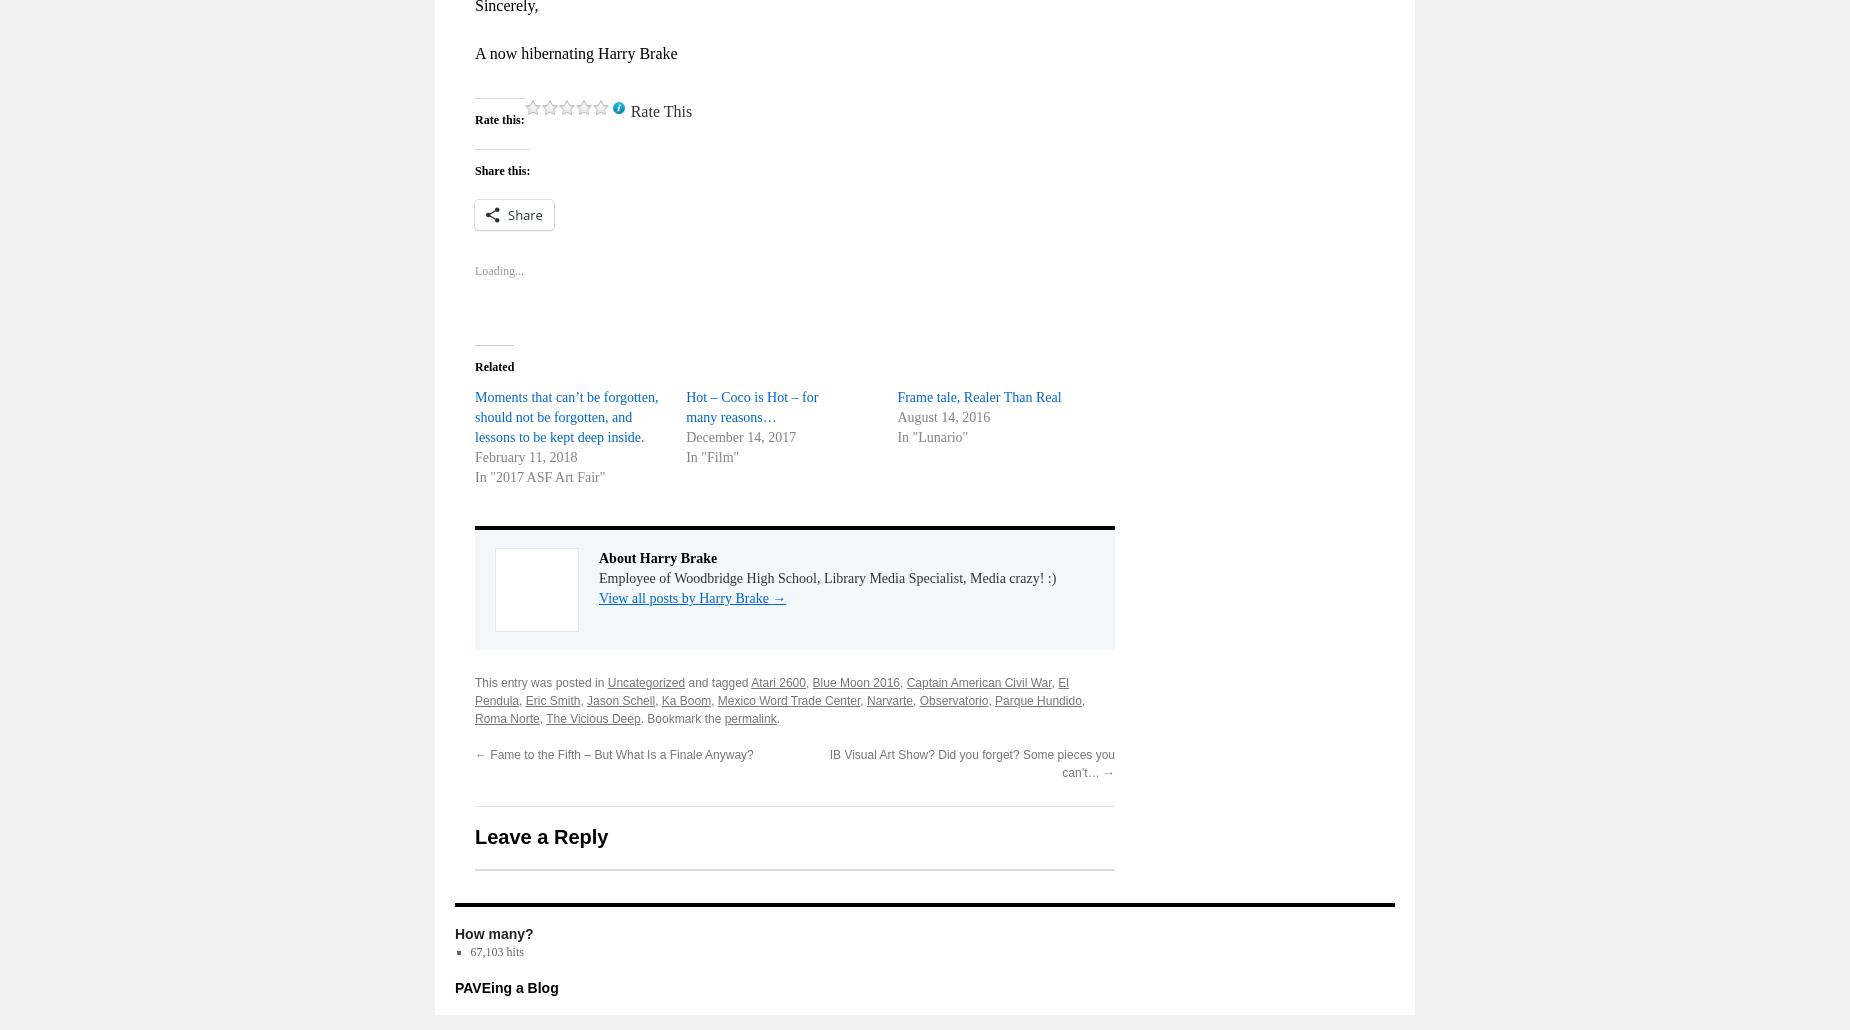  What do you see at coordinates (952, 699) in the screenshot?
I see `'Observatorio'` at bounding box center [952, 699].